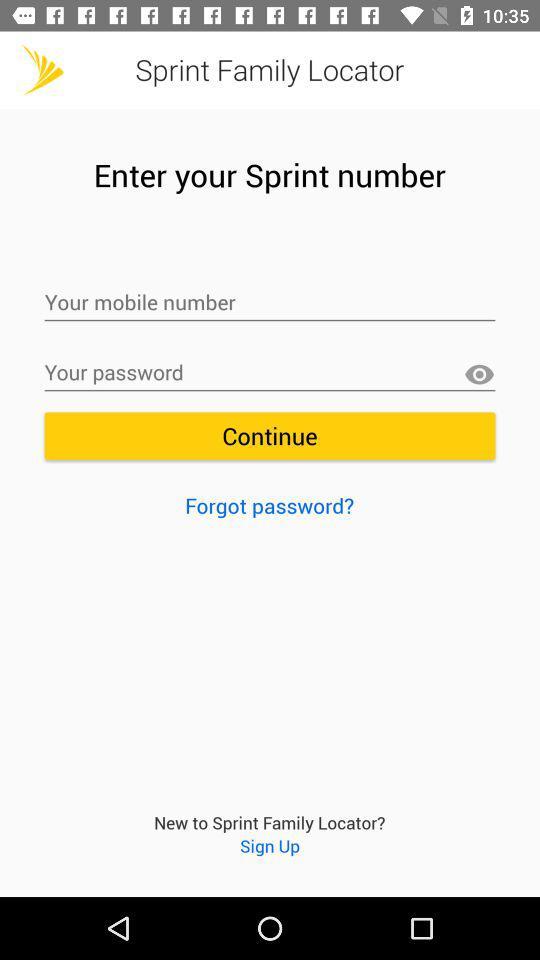 The image size is (540, 960). What do you see at coordinates (269, 504) in the screenshot?
I see `the icon above the new to sprint icon` at bounding box center [269, 504].